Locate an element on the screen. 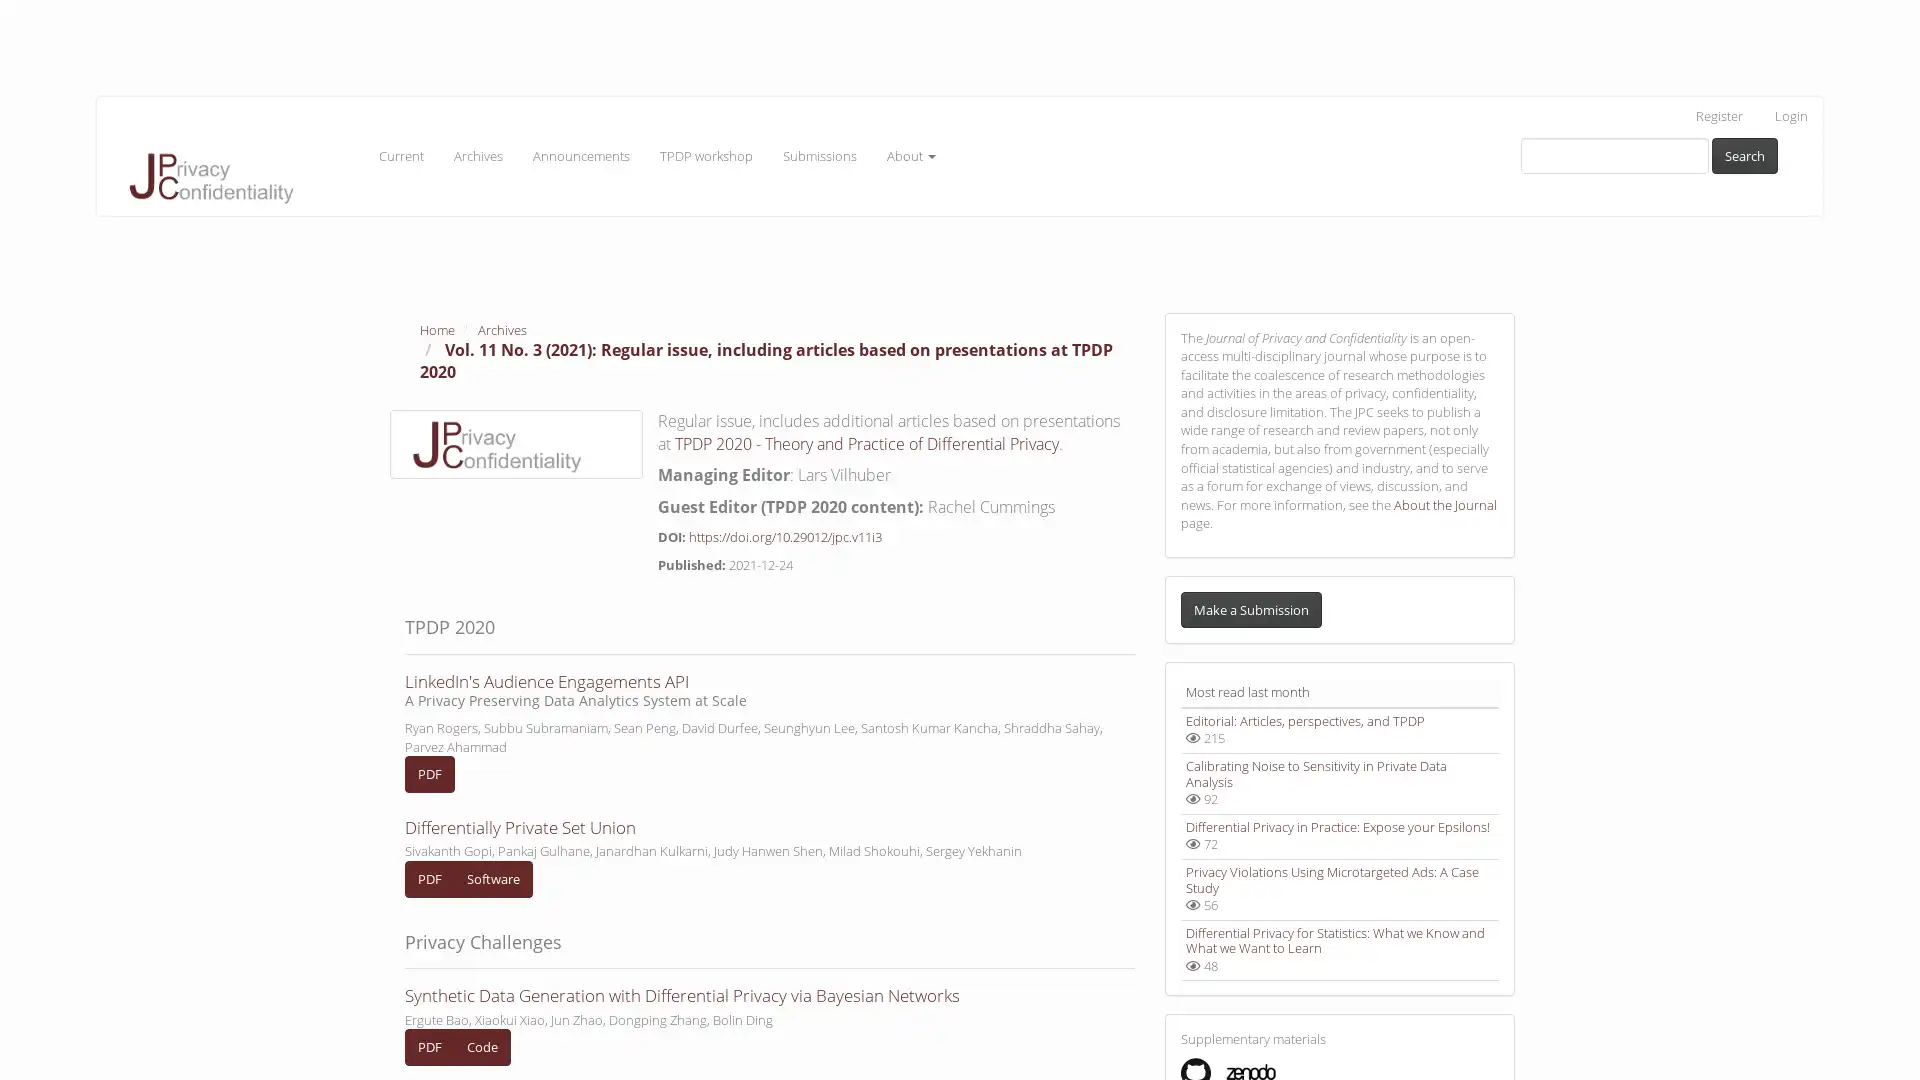 This screenshot has height=1080, width=1920. PDF is located at coordinates (429, 878).